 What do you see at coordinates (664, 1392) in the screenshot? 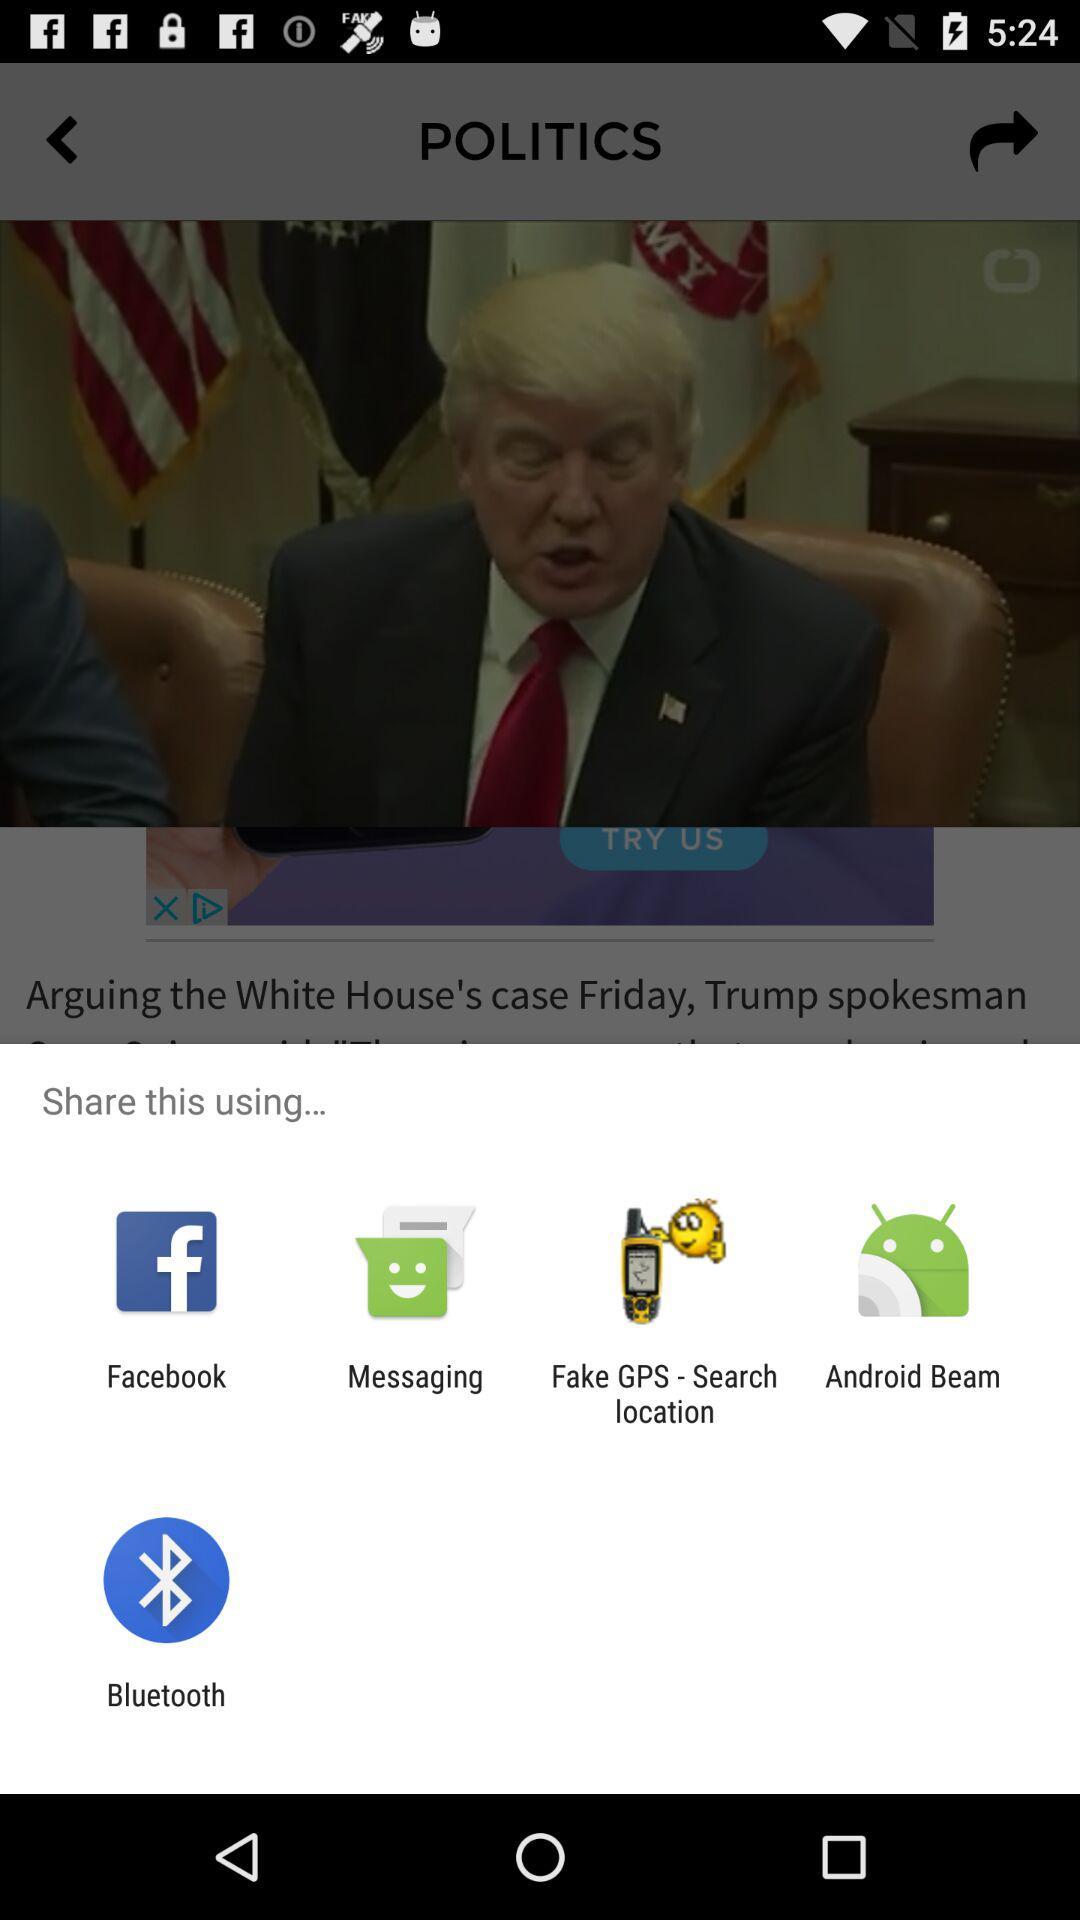
I see `item to the right of the messaging icon` at bounding box center [664, 1392].